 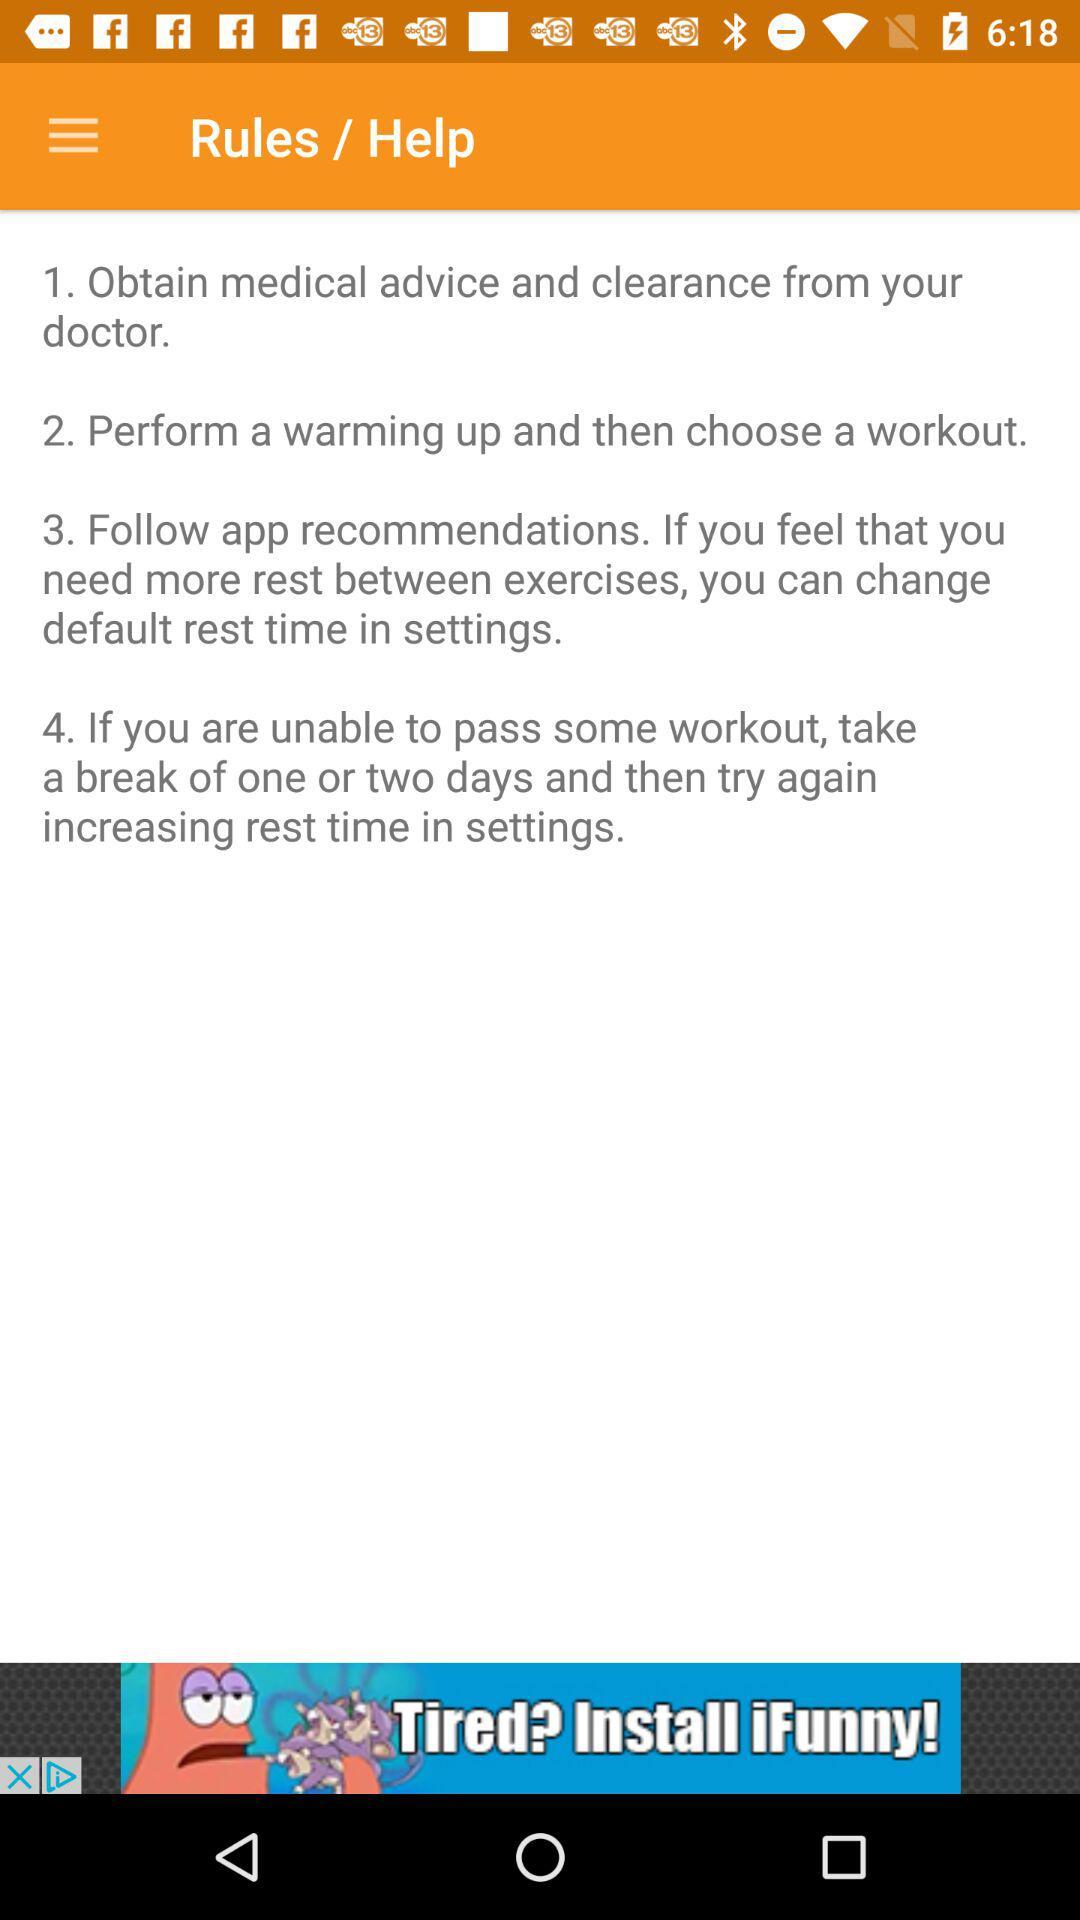 I want to click on advertisement, so click(x=540, y=1727).